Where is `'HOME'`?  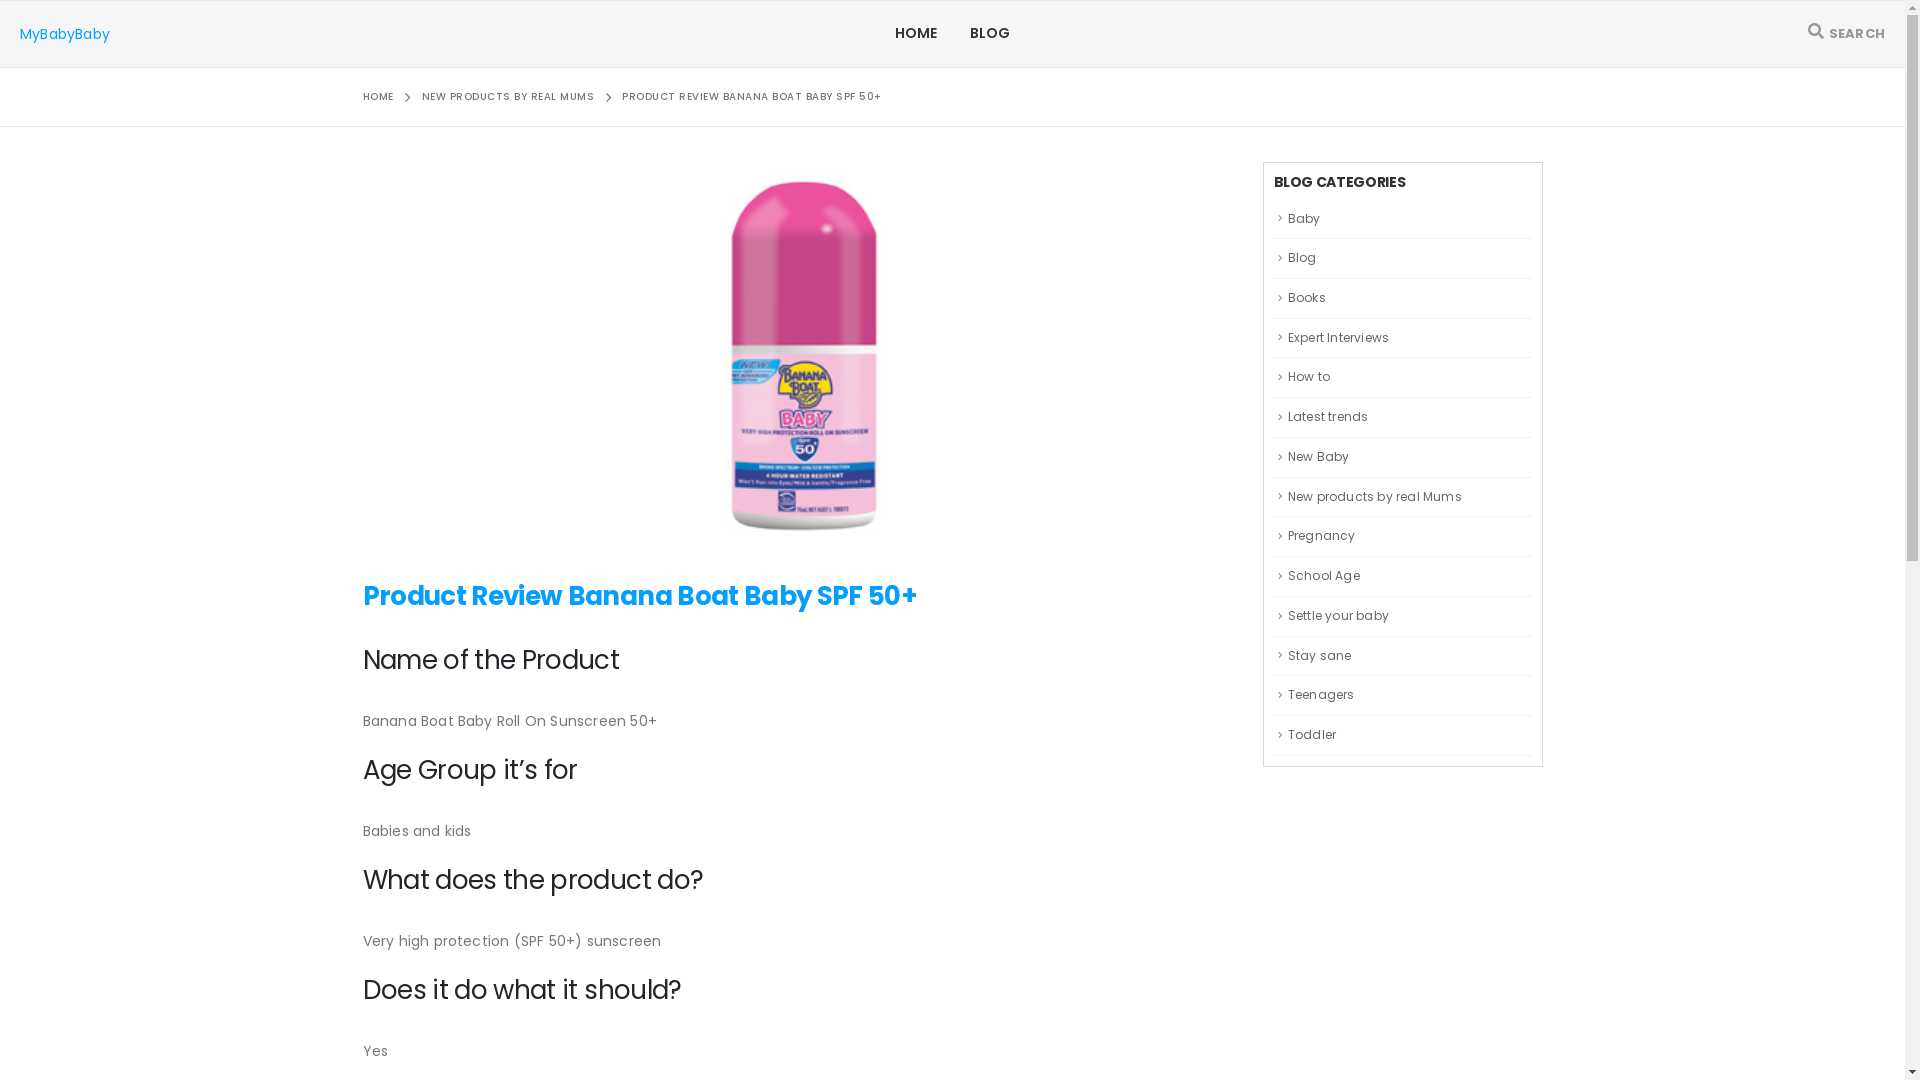 'HOME' is located at coordinates (377, 96).